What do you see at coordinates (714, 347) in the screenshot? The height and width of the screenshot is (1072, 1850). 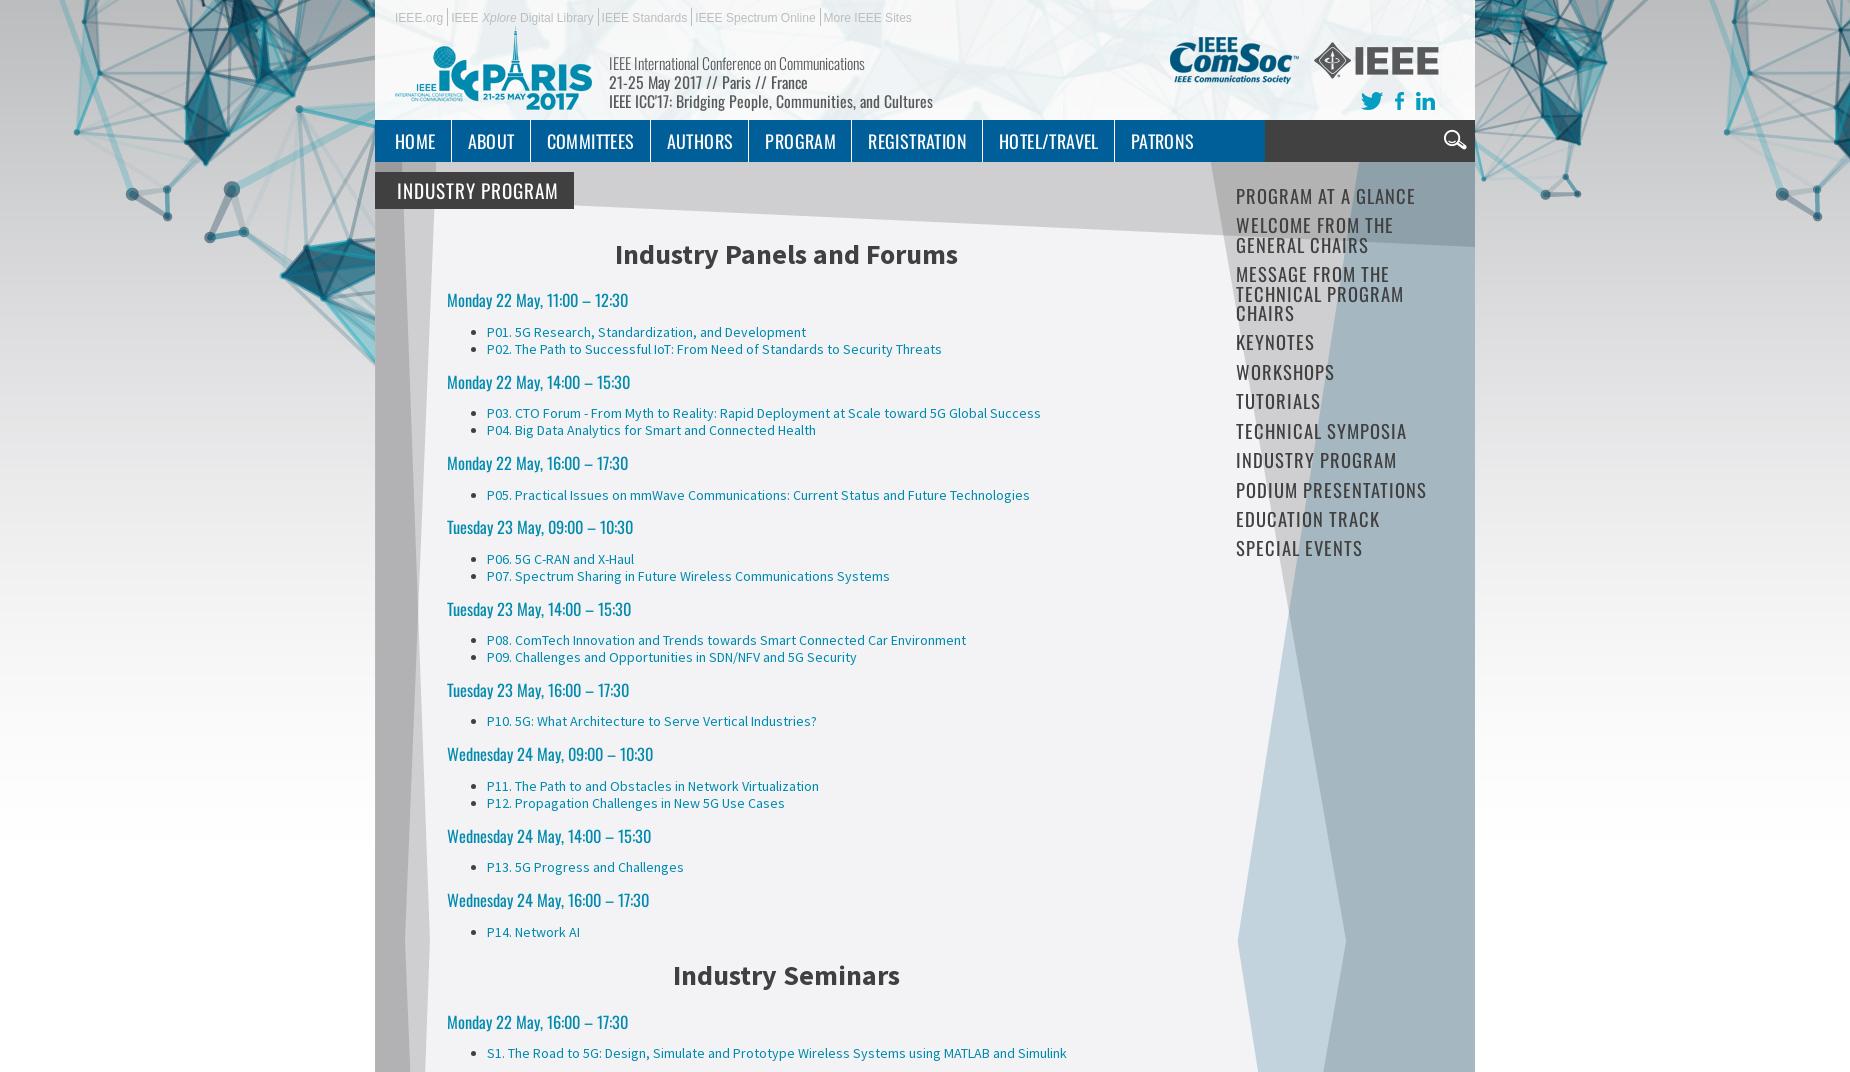 I see `'P02. The Path to Successful IoT: From Need of Standards to Security Threats'` at bounding box center [714, 347].